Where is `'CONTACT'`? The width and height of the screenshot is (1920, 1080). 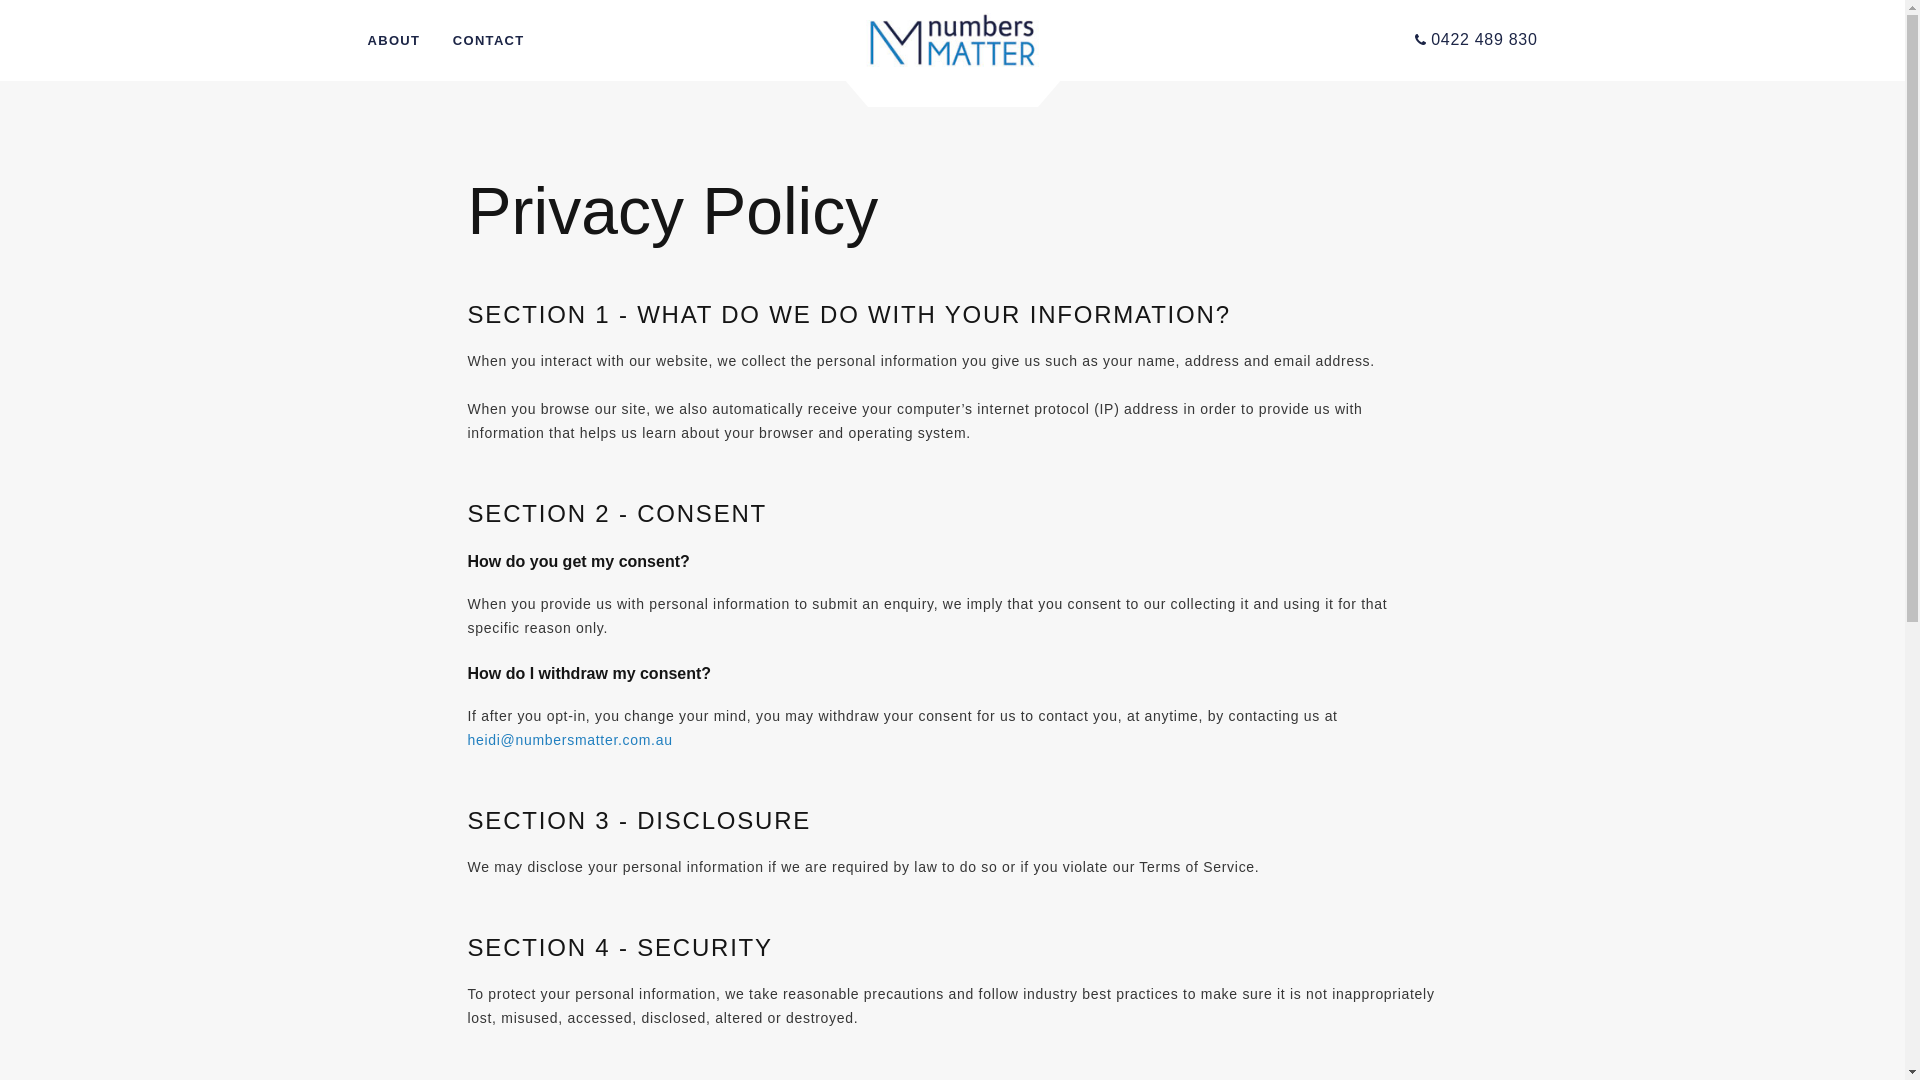 'CONTACT' is located at coordinates (489, 41).